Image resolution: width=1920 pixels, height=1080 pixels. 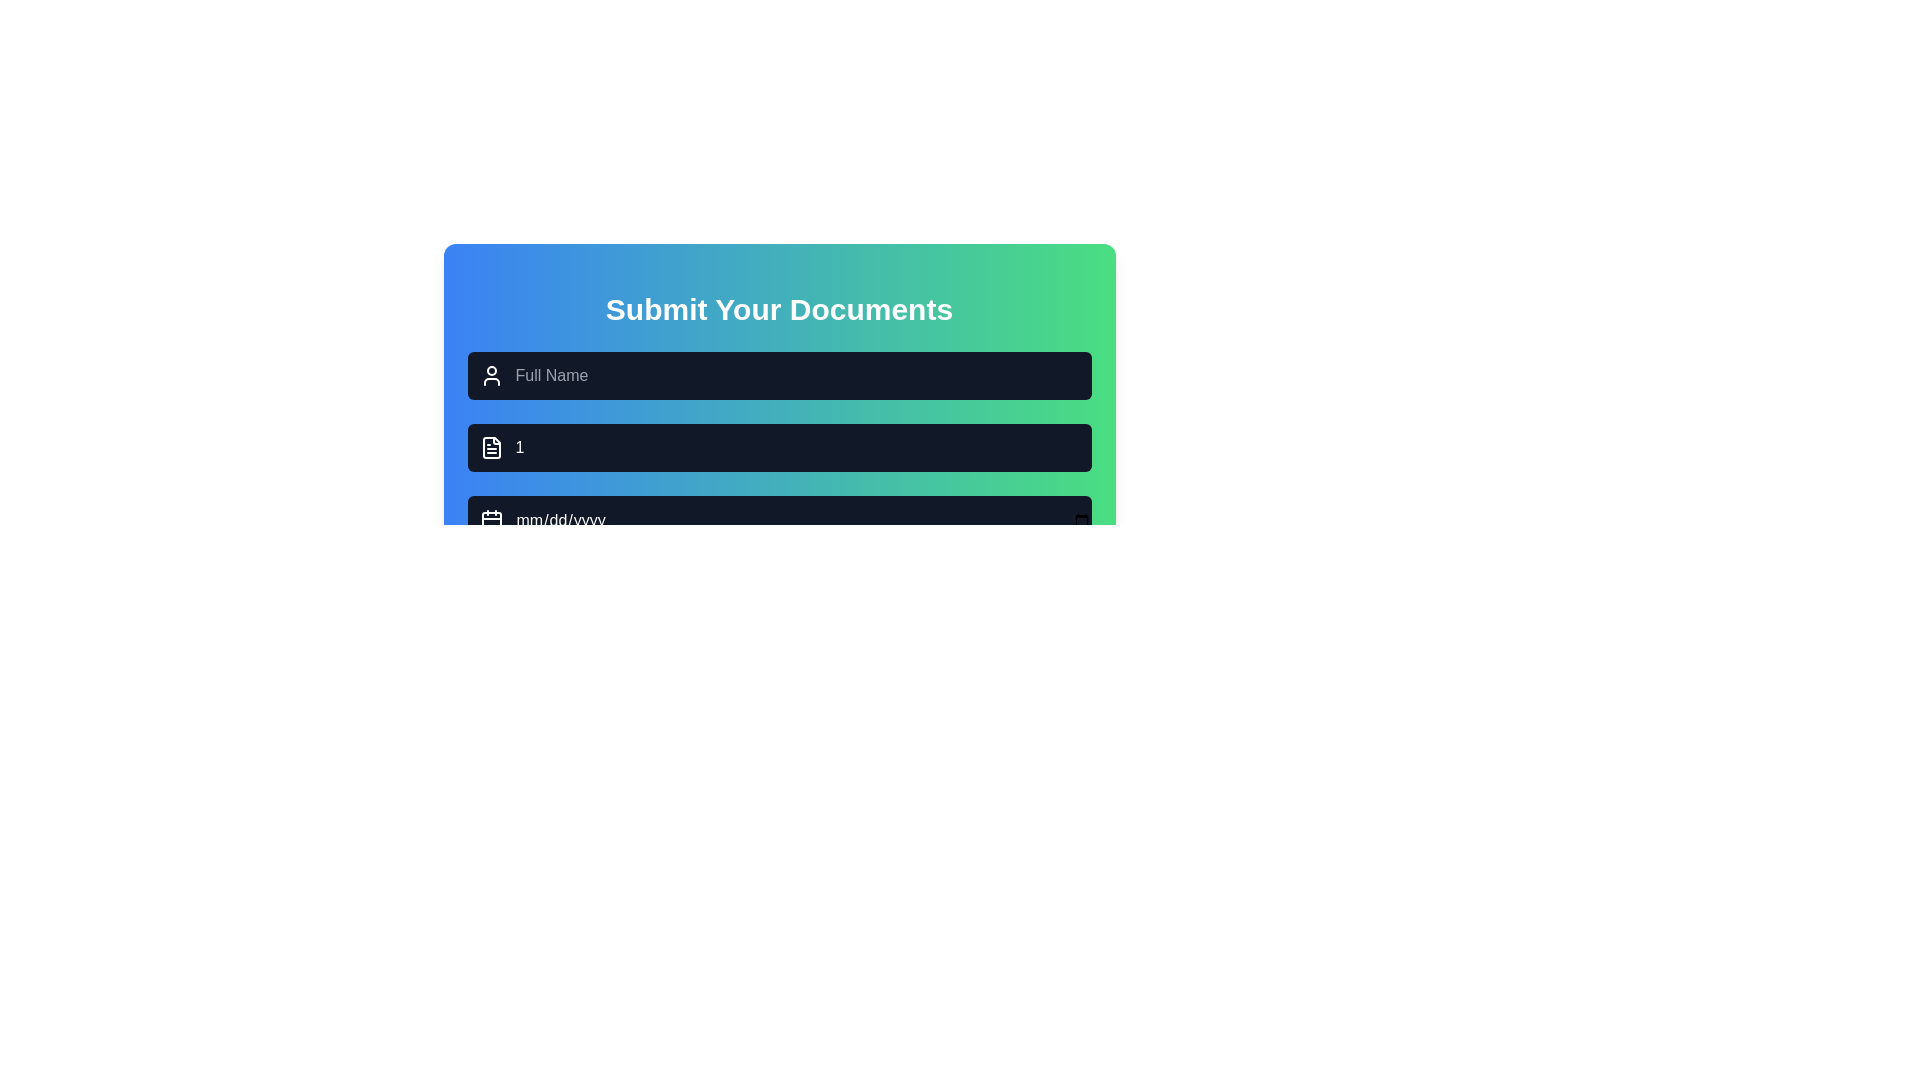 What do you see at coordinates (491, 519) in the screenshot?
I see `the calendar icon located to the left of the date input field, which features a rectangular outline with a calendar grid and two vertical lines at the top` at bounding box center [491, 519].